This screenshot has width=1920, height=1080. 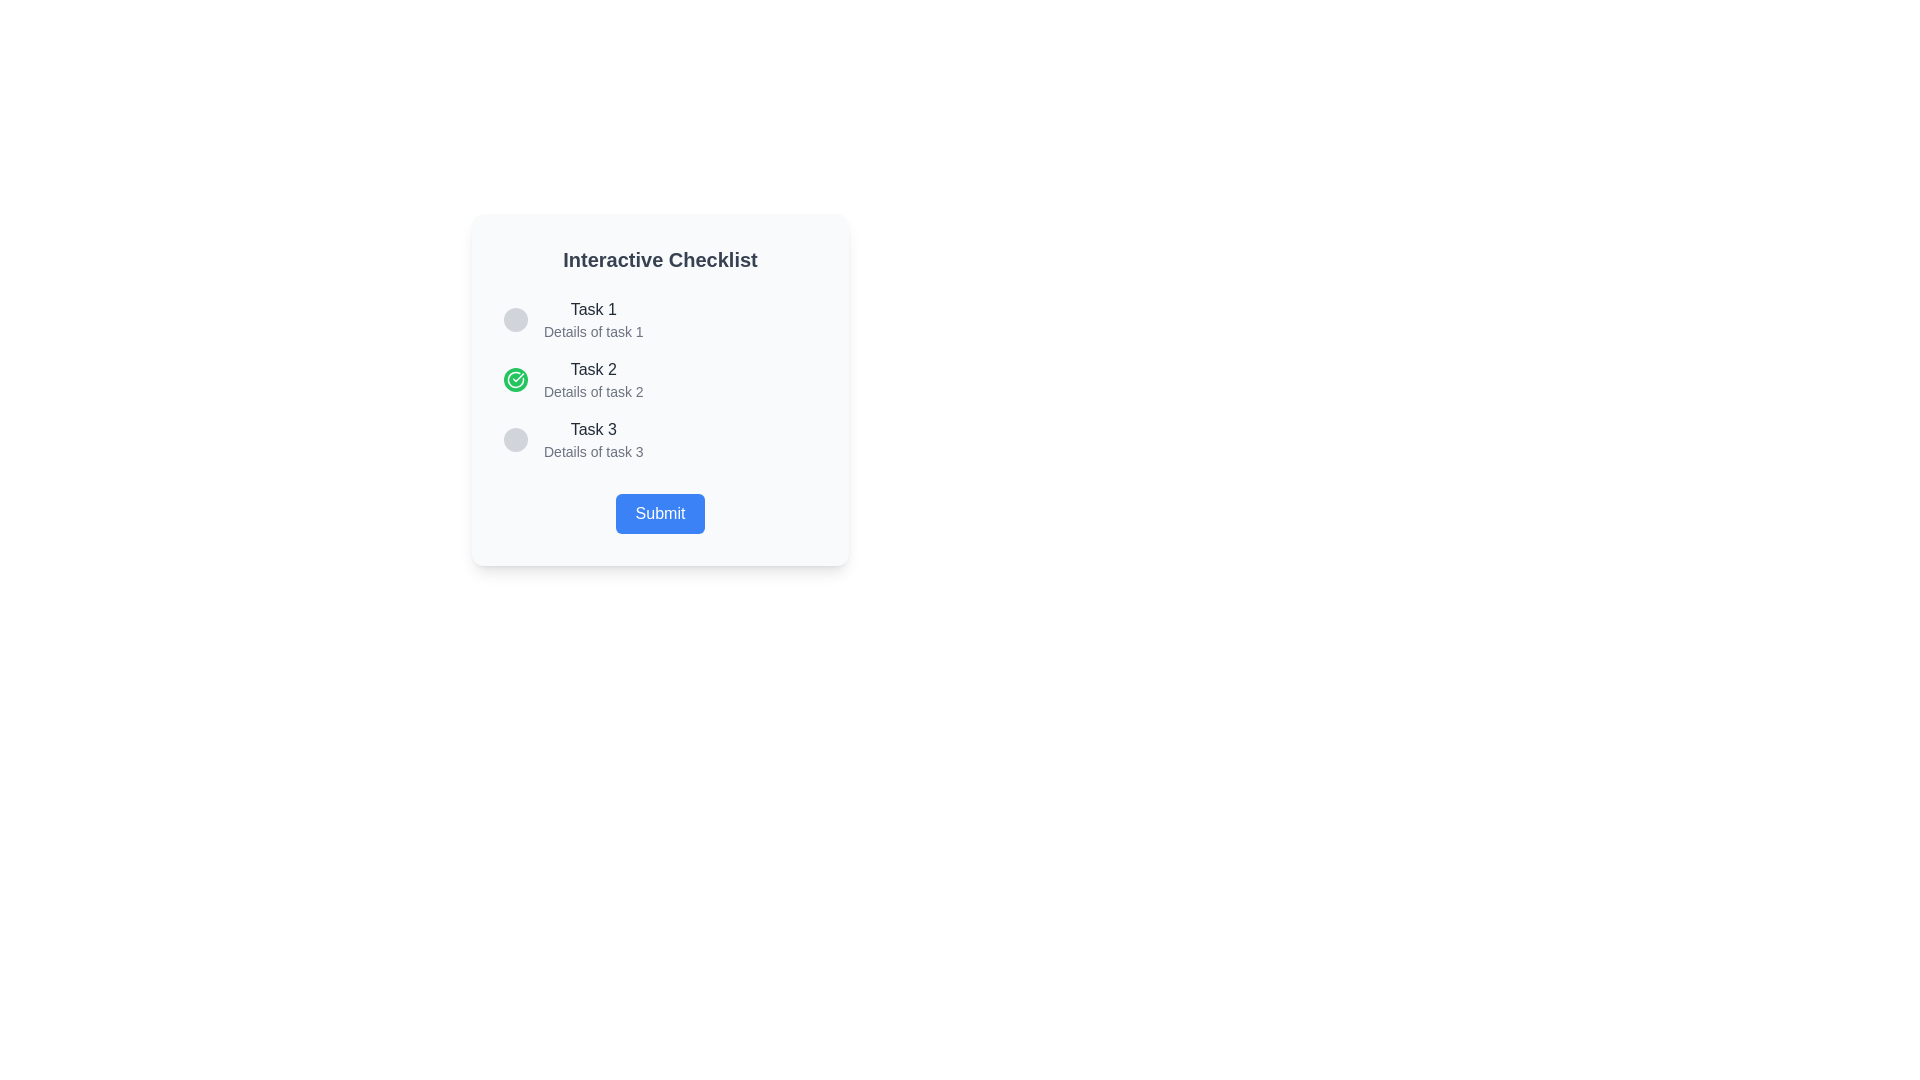 I want to click on the 'Submit' button, which is a rectangular button with a blue background and rounded corners, containing the text 'Submit' in white, located at the bottom center of the checklist card, so click(x=660, y=512).